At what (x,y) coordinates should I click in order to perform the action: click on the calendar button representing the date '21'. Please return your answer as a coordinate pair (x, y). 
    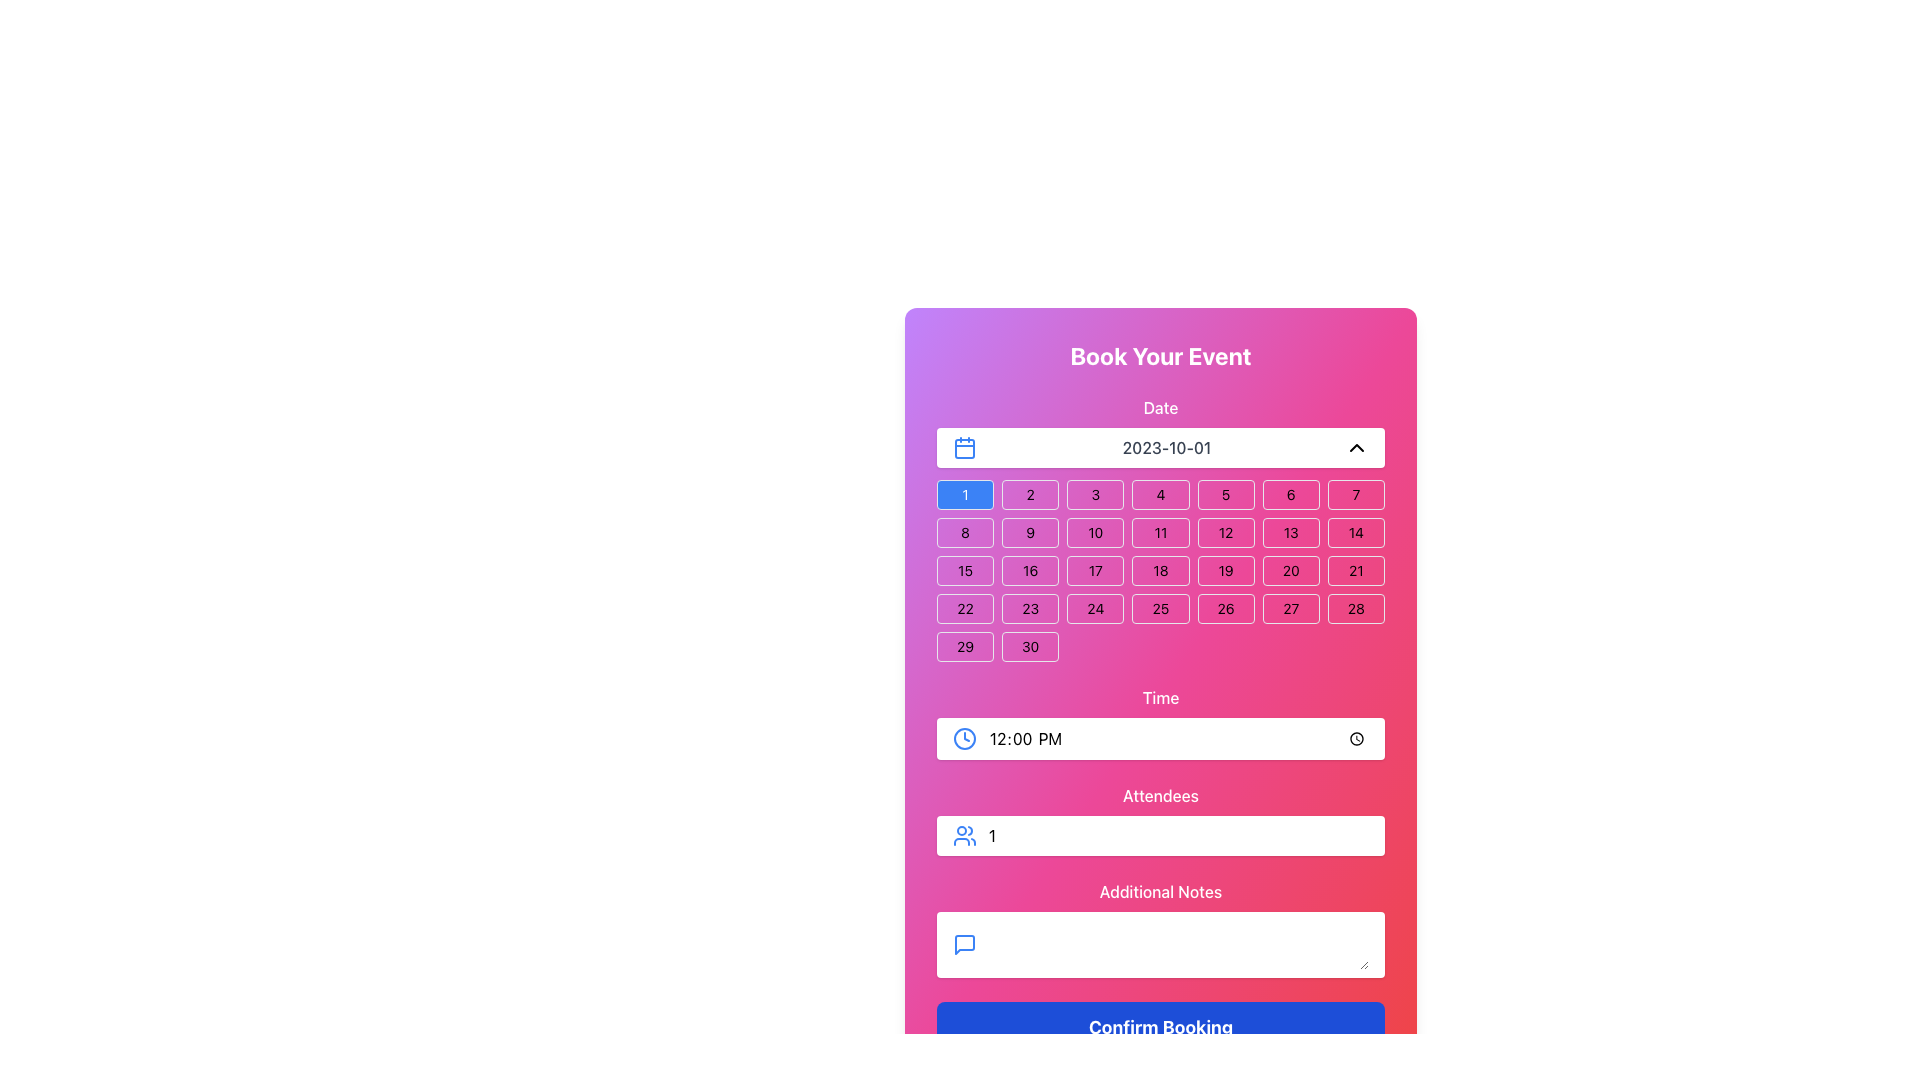
    Looking at the image, I should click on (1356, 570).